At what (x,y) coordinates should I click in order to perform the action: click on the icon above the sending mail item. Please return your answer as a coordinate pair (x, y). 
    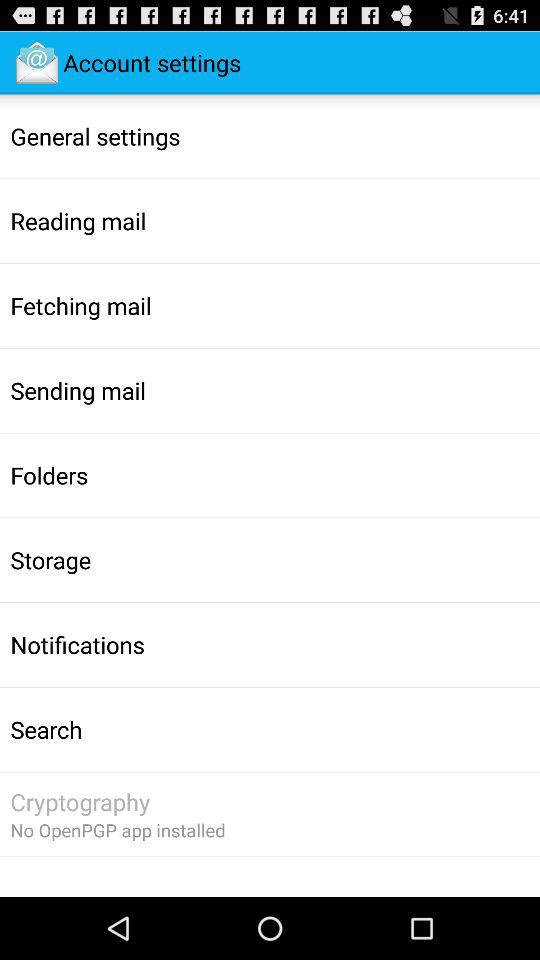
    Looking at the image, I should click on (80, 305).